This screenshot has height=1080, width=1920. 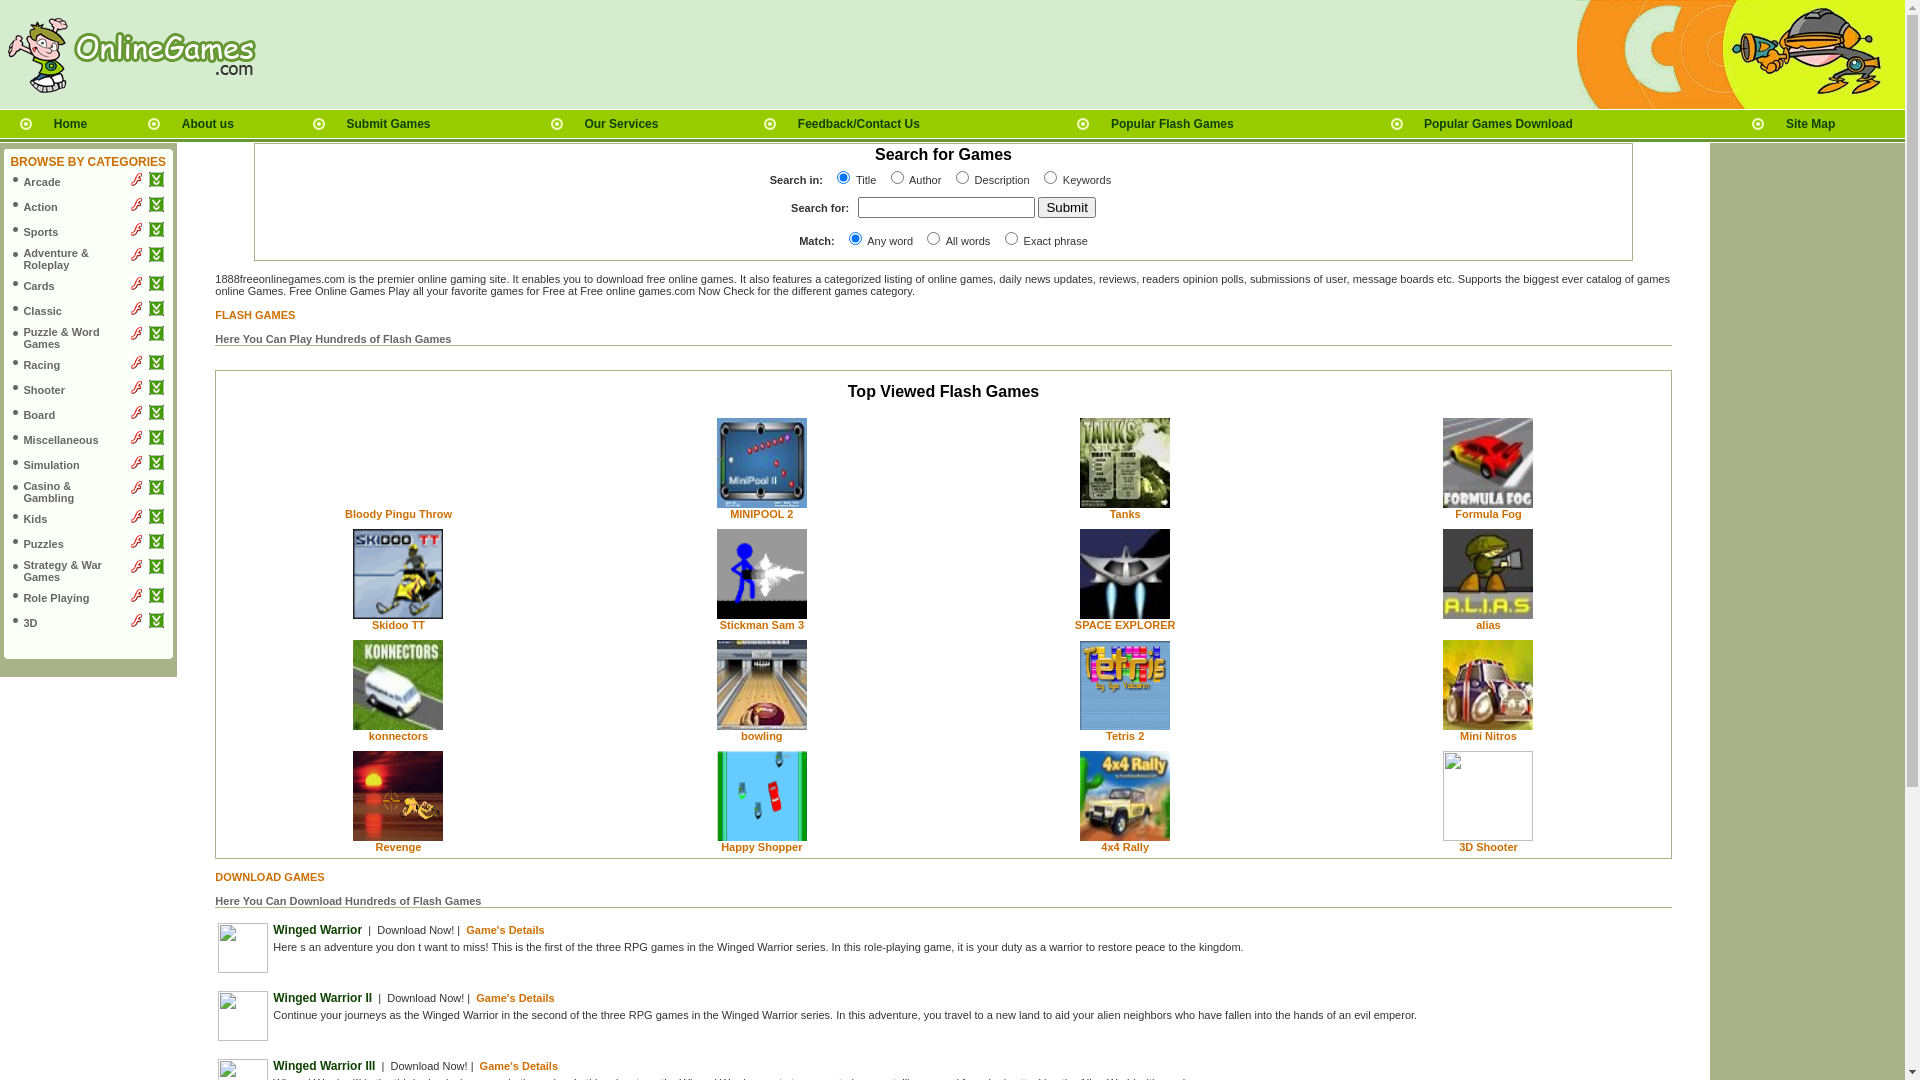 What do you see at coordinates (253, 315) in the screenshot?
I see `'FLASH GAMES'` at bounding box center [253, 315].